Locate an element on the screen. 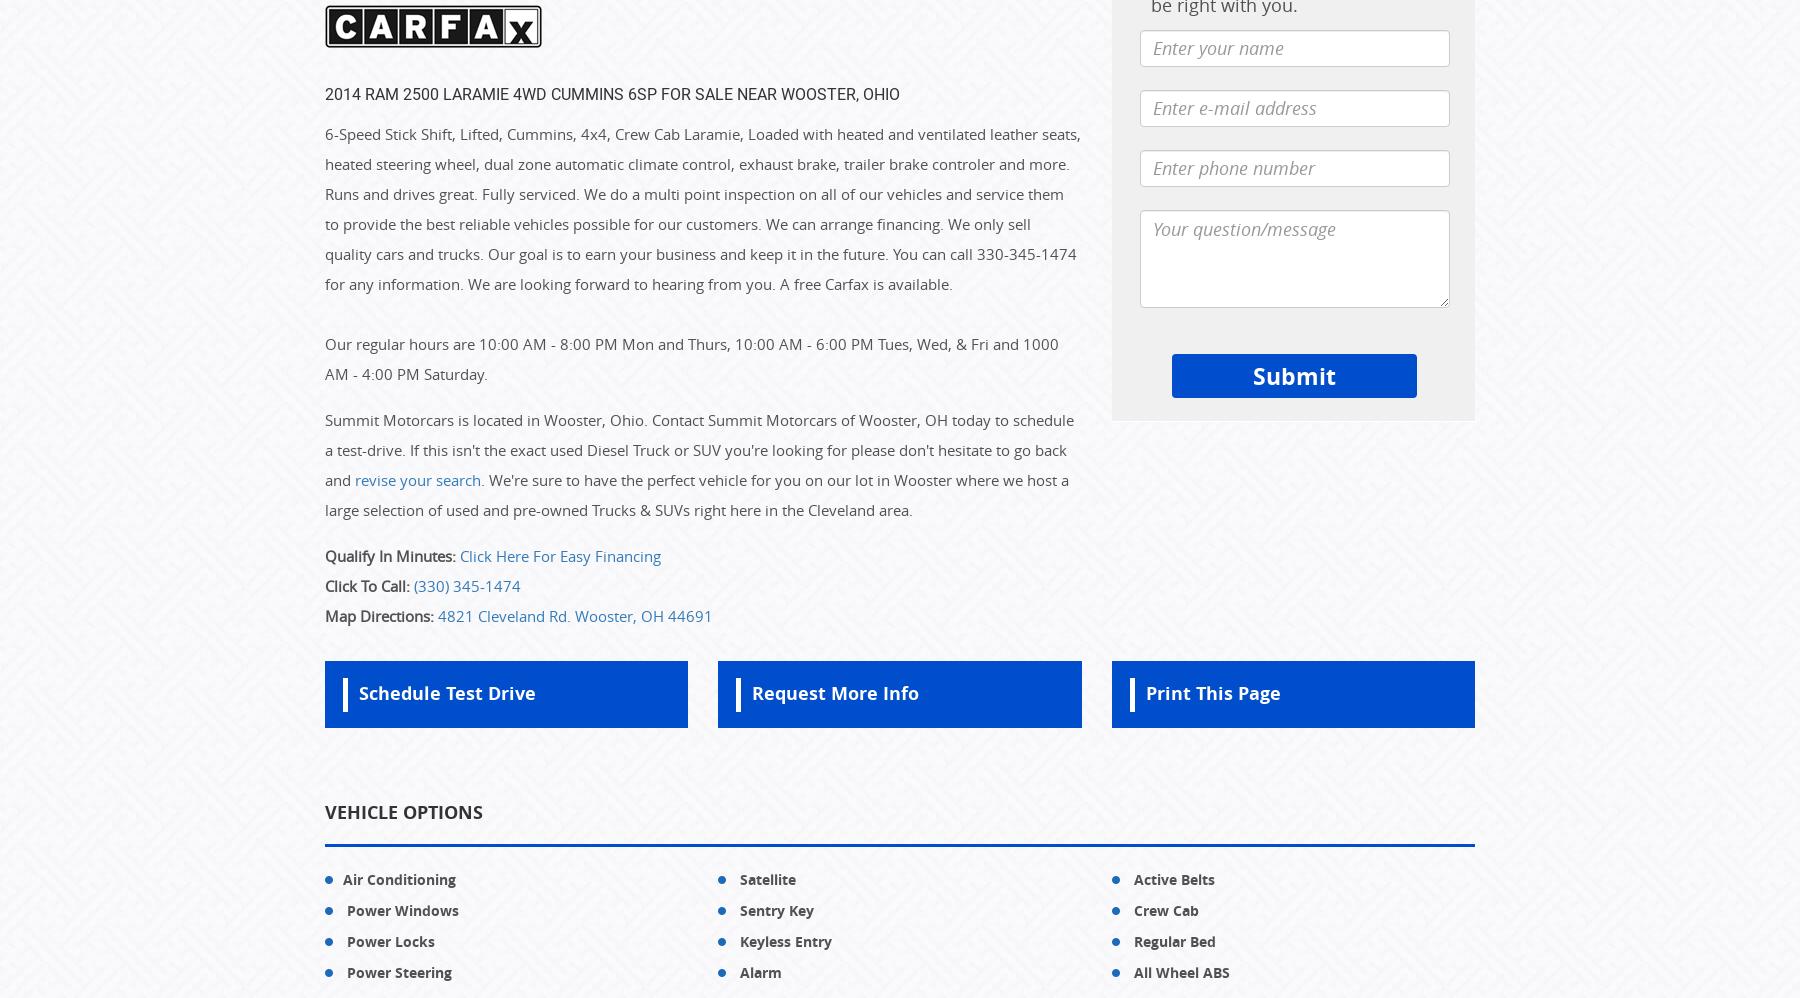  'Click To Call:' is located at coordinates (367, 585).